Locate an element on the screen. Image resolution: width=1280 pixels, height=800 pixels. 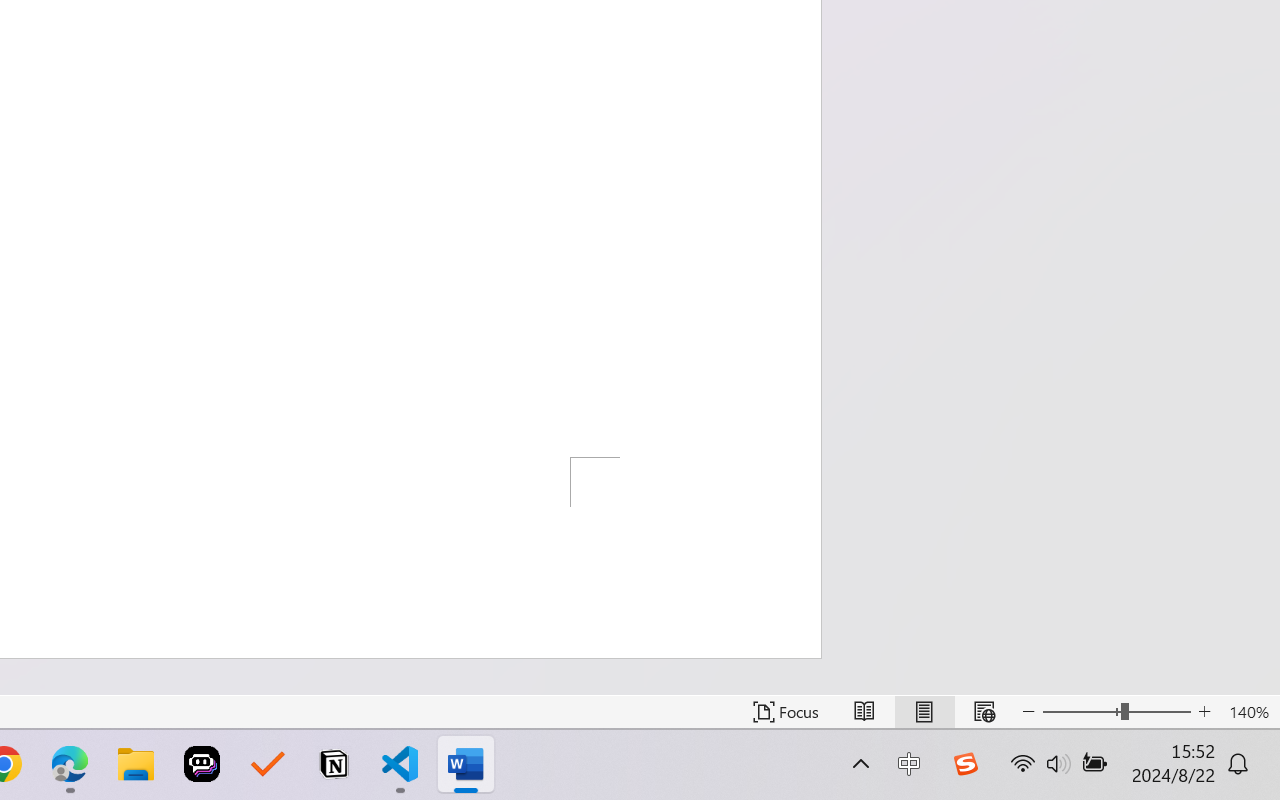
'Class: Image' is located at coordinates (965, 764).